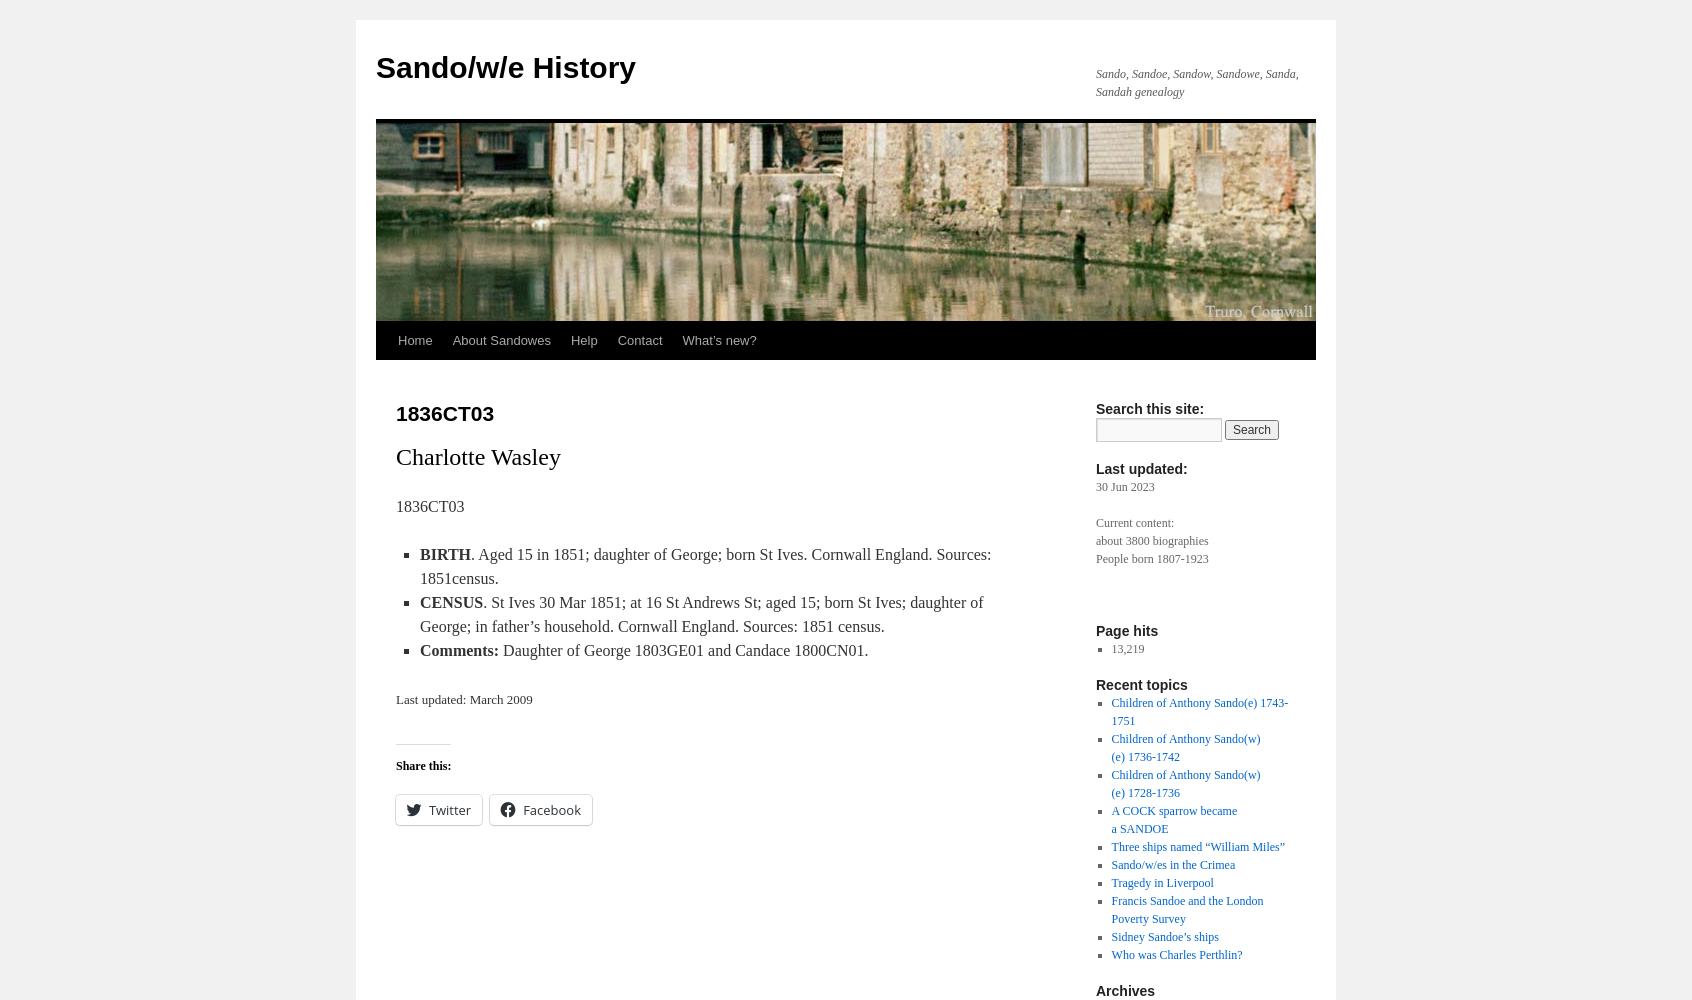 Image resolution: width=1692 pixels, height=1000 pixels. What do you see at coordinates (450, 601) in the screenshot?
I see `'CENSUS'` at bounding box center [450, 601].